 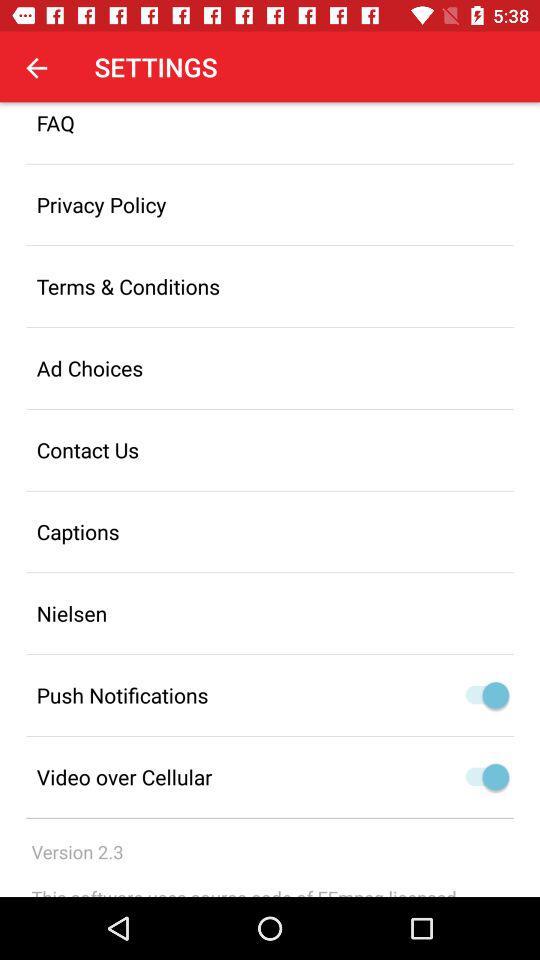 What do you see at coordinates (36, 67) in the screenshot?
I see `app to the left of settings` at bounding box center [36, 67].